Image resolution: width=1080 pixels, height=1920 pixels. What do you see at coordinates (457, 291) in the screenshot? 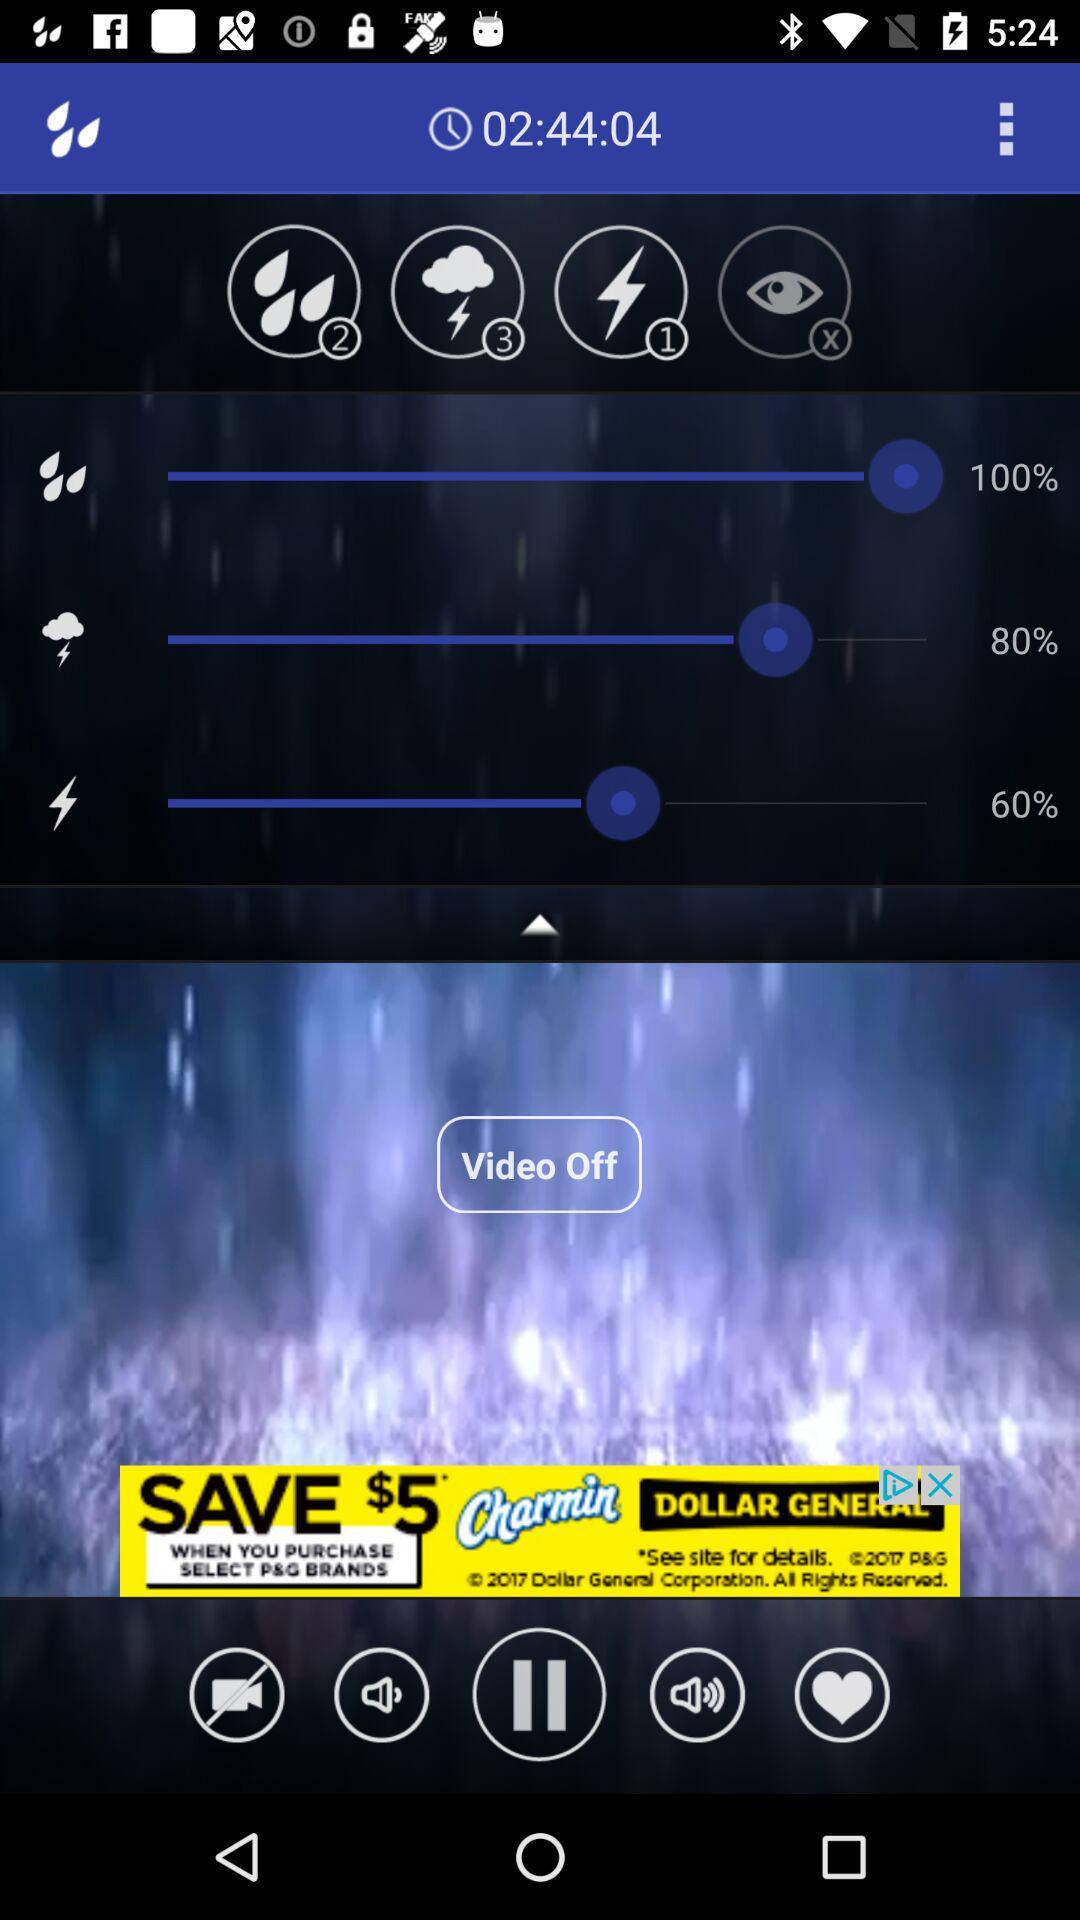
I see `the weather icon` at bounding box center [457, 291].